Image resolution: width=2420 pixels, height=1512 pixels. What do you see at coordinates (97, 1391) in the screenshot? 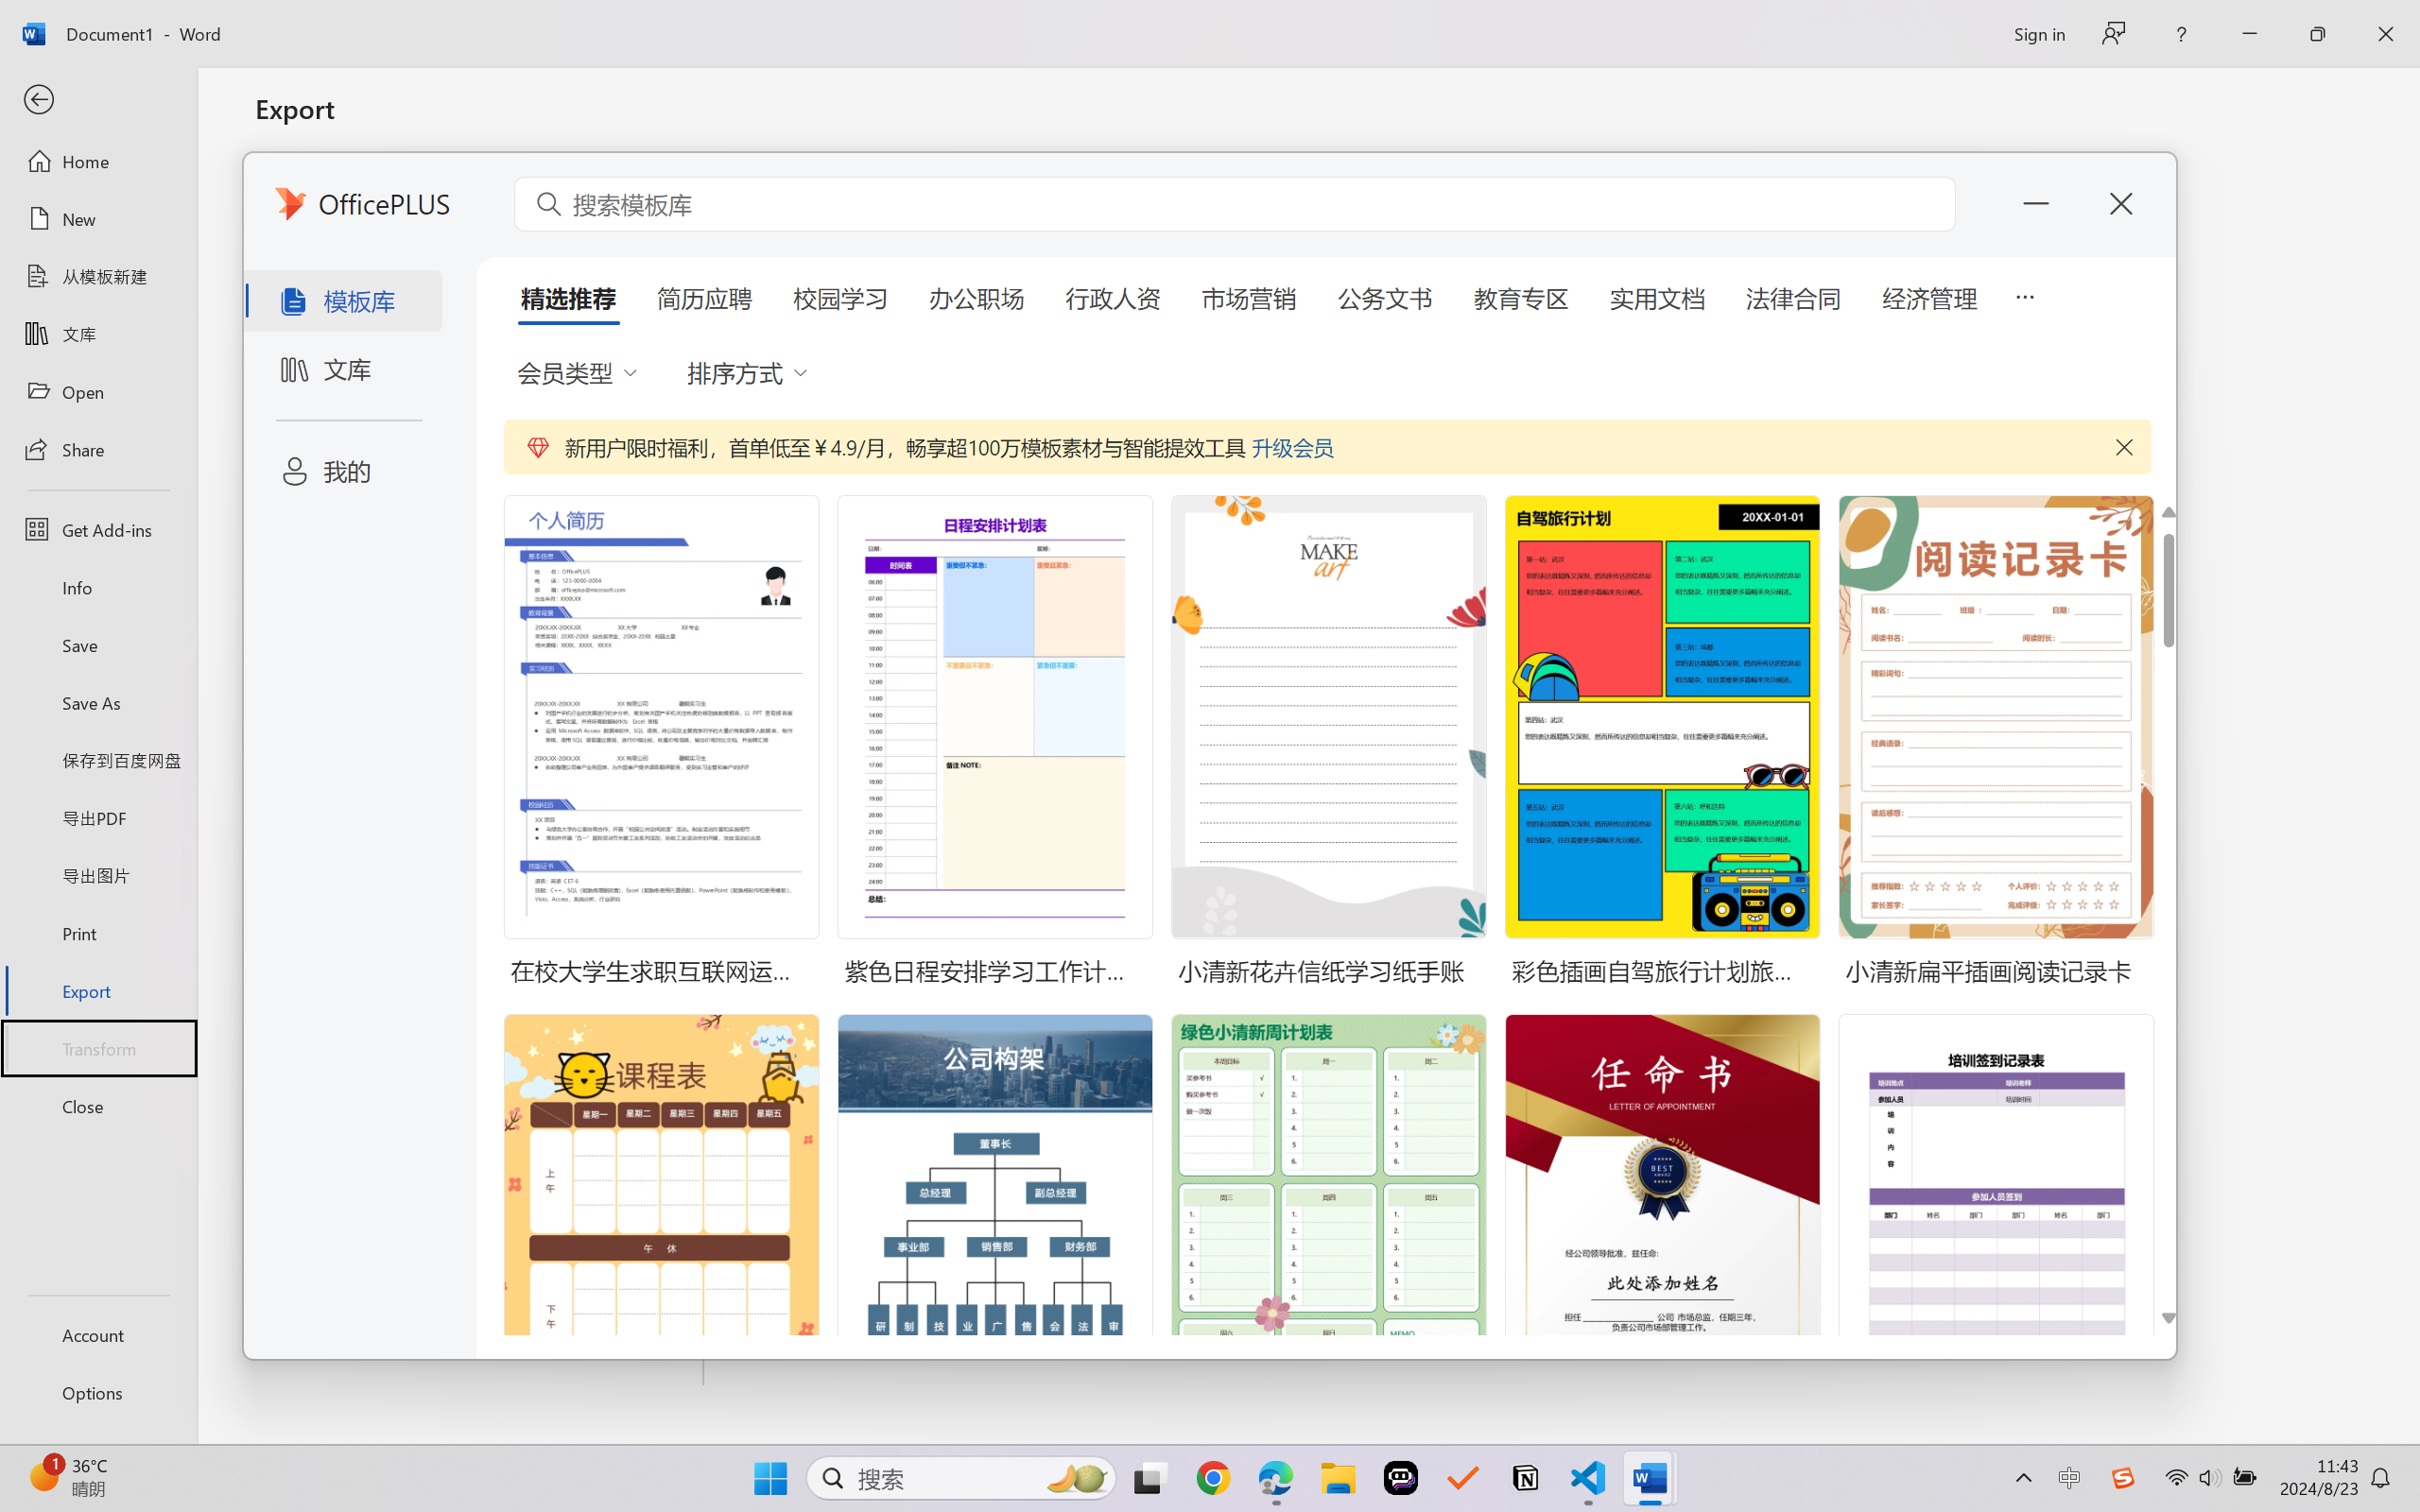
I see `'Options'` at bounding box center [97, 1391].